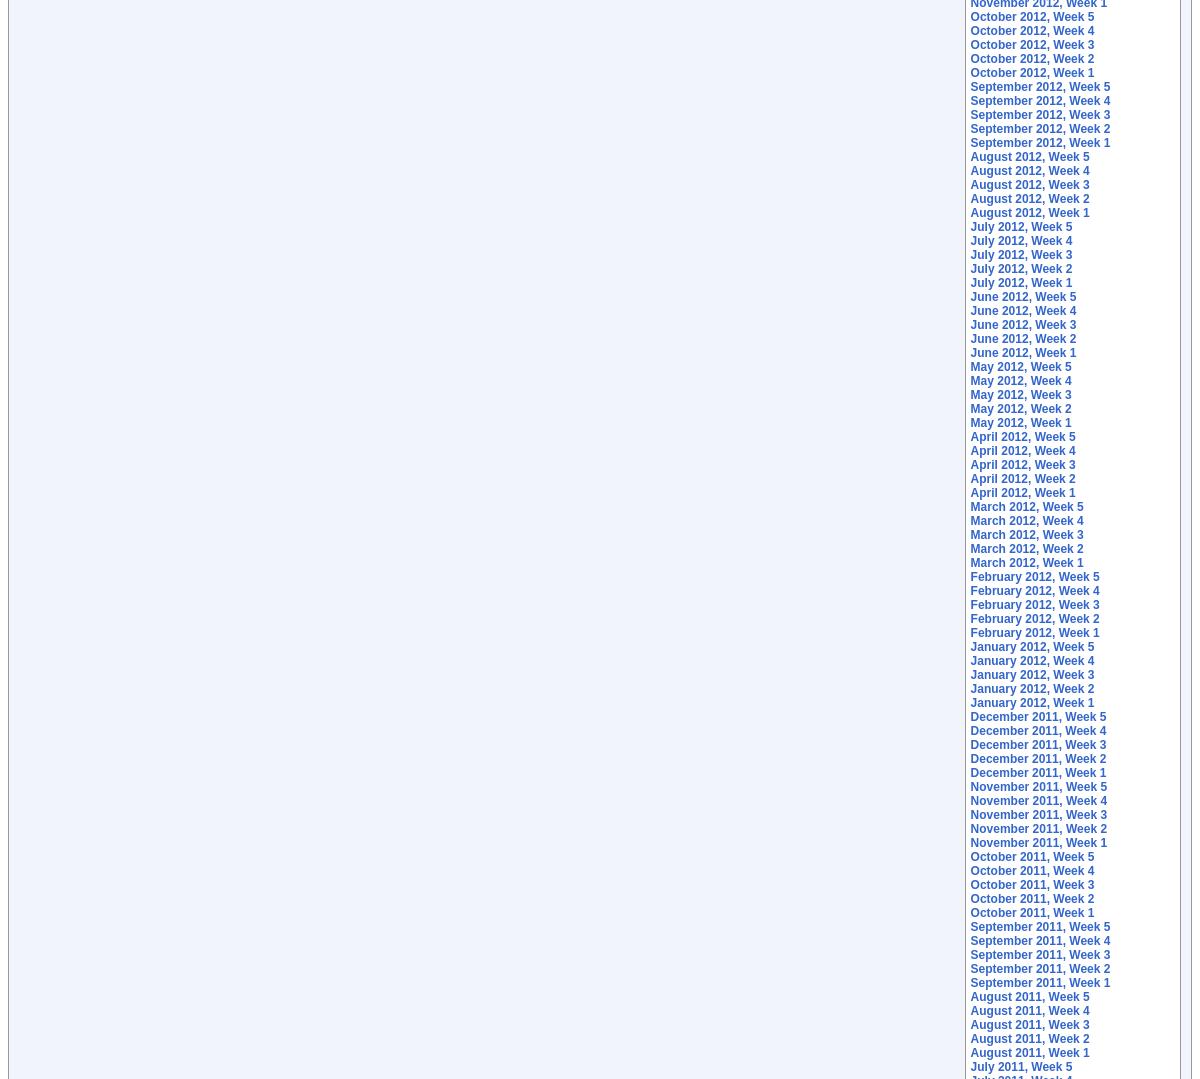  I want to click on 'October 2011, Week 3', so click(1032, 883).